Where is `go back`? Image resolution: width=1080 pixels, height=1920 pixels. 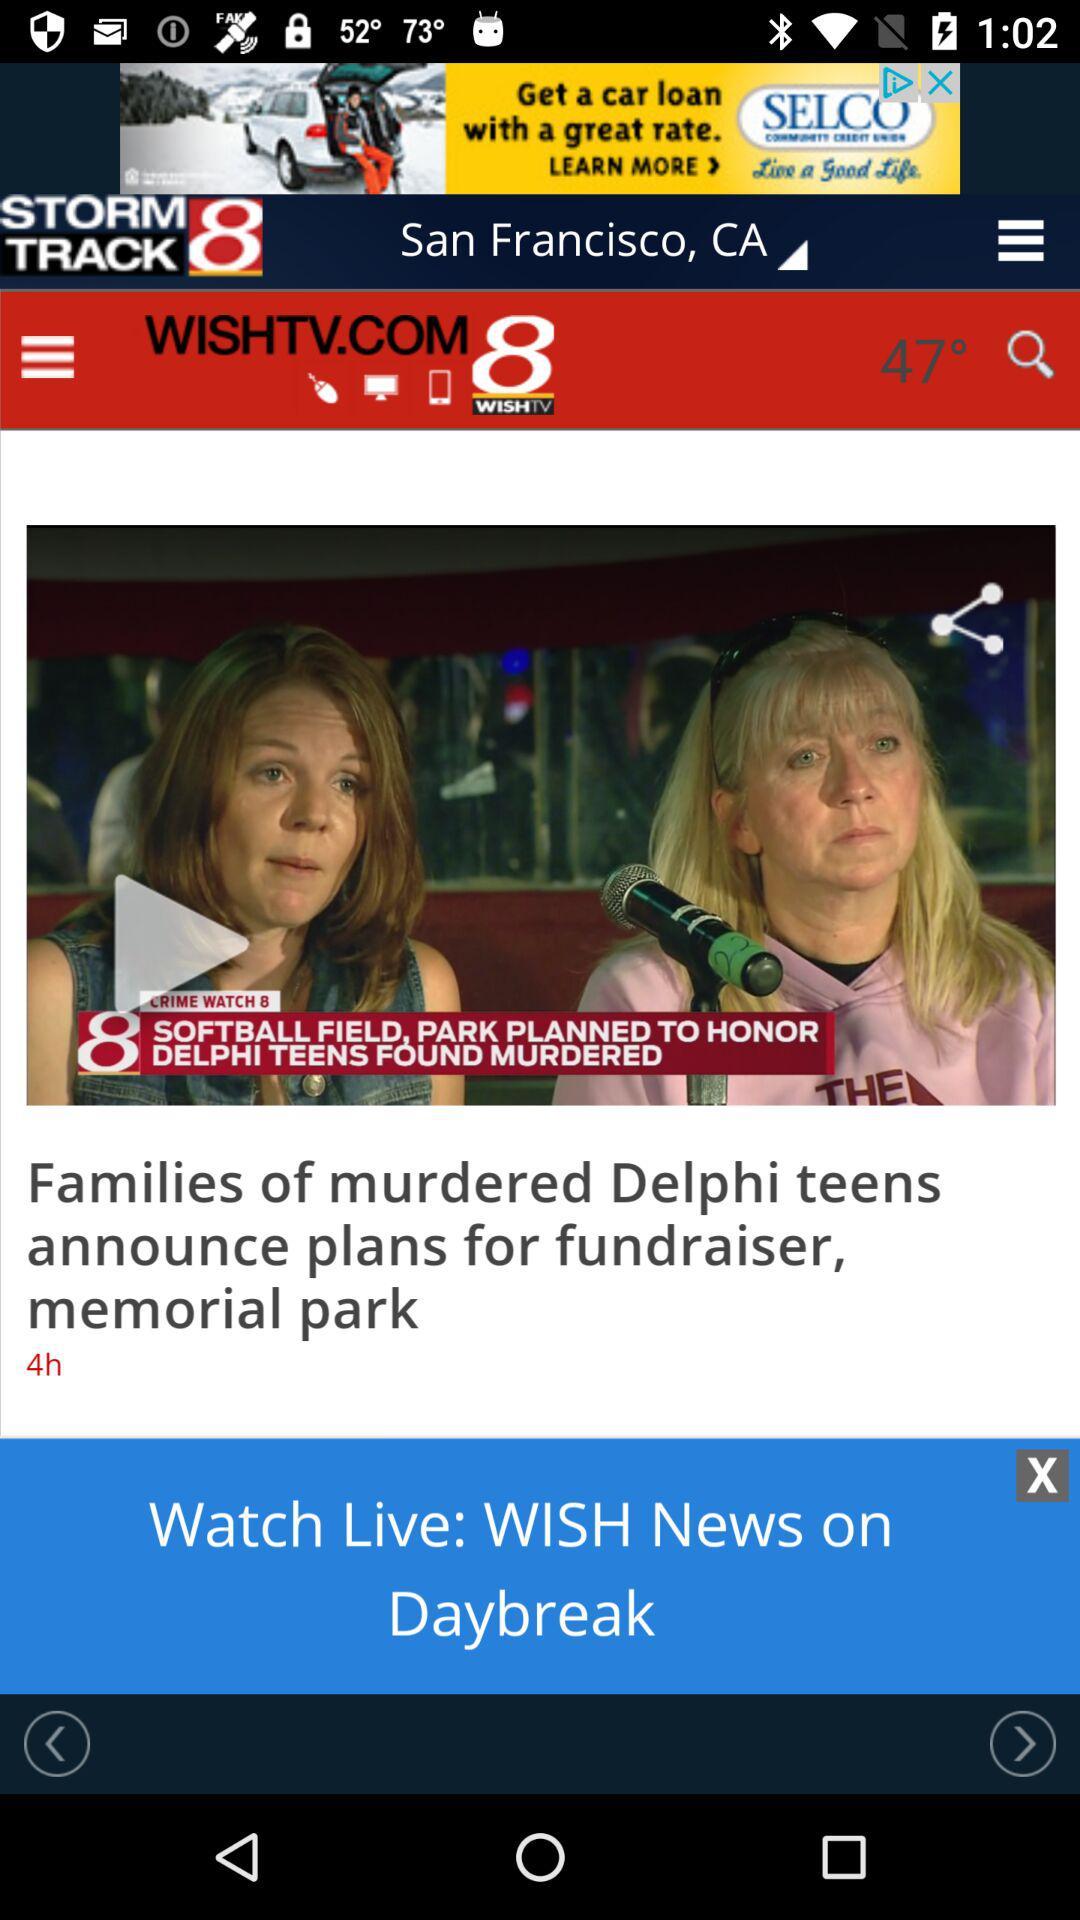
go back is located at coordinates (56, 1742).